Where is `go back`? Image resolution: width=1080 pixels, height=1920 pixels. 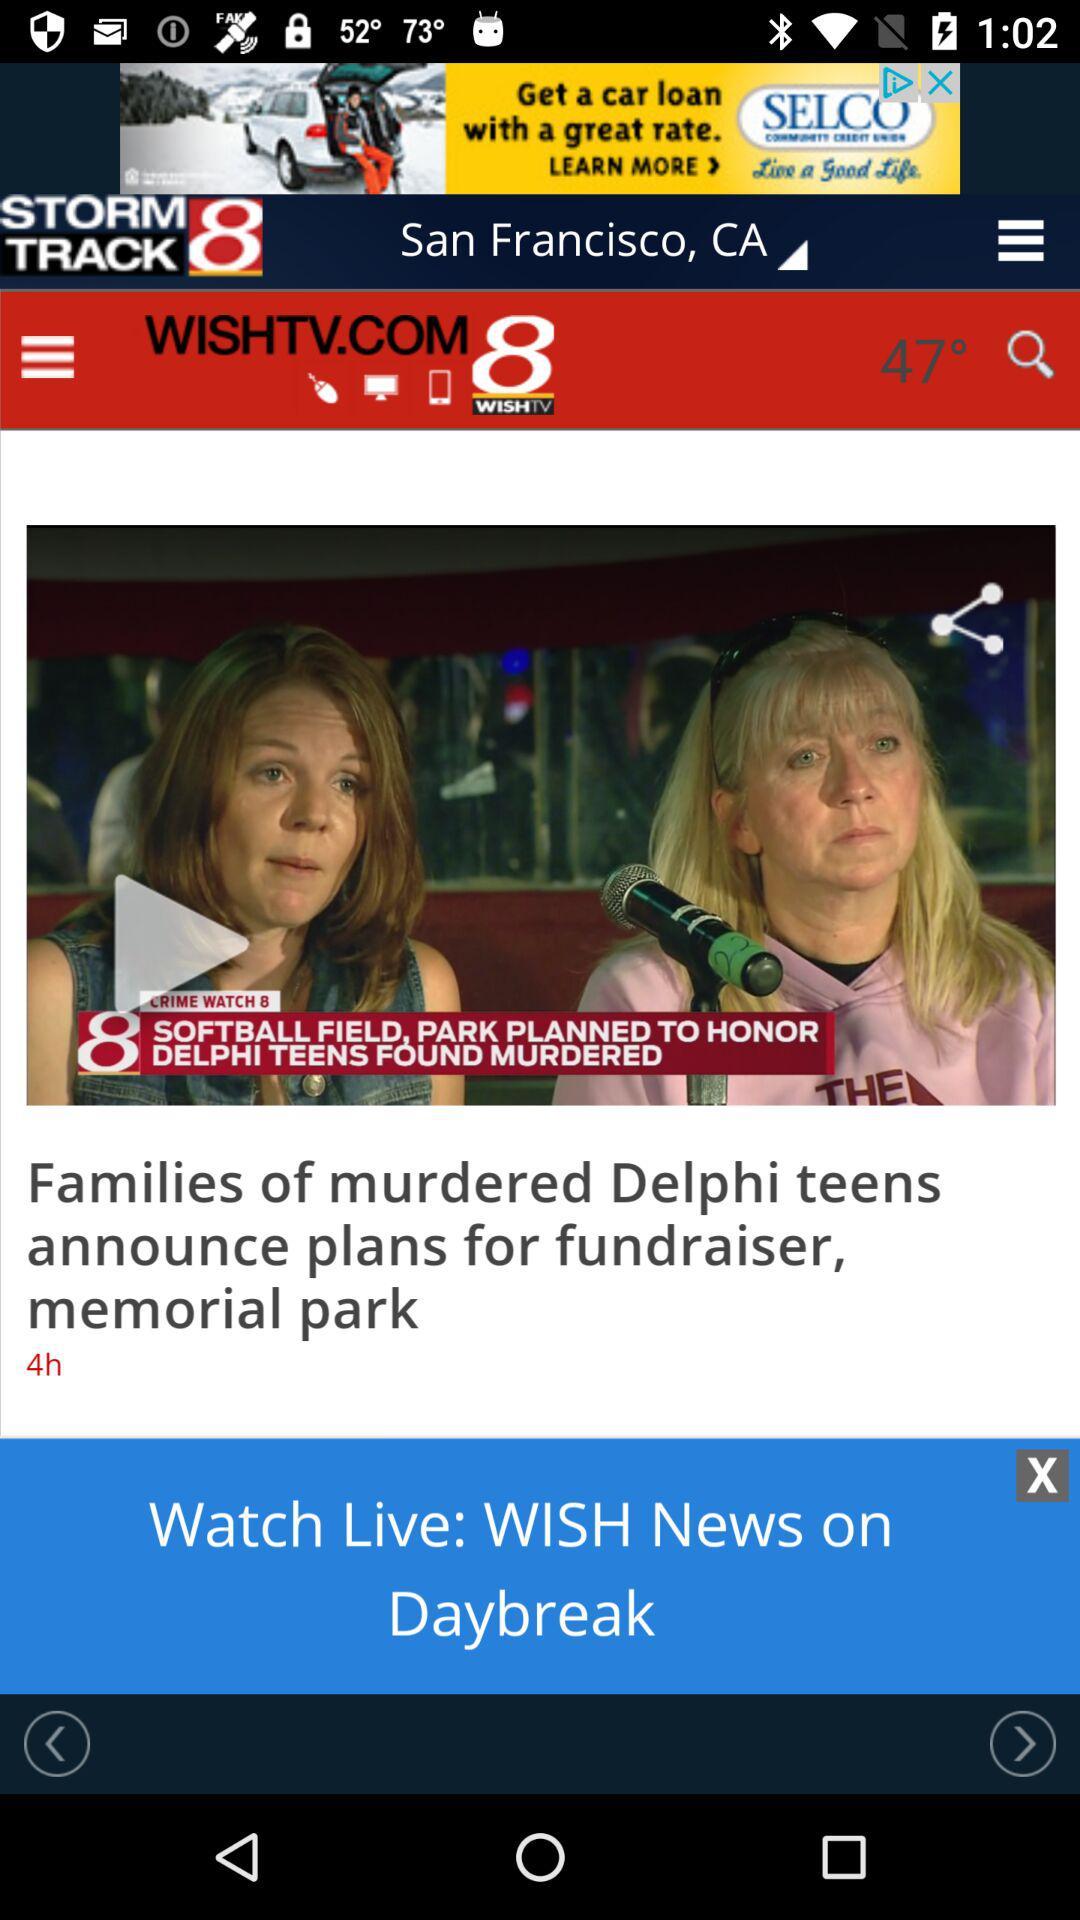
go back is located at coordinates (56, 1742).